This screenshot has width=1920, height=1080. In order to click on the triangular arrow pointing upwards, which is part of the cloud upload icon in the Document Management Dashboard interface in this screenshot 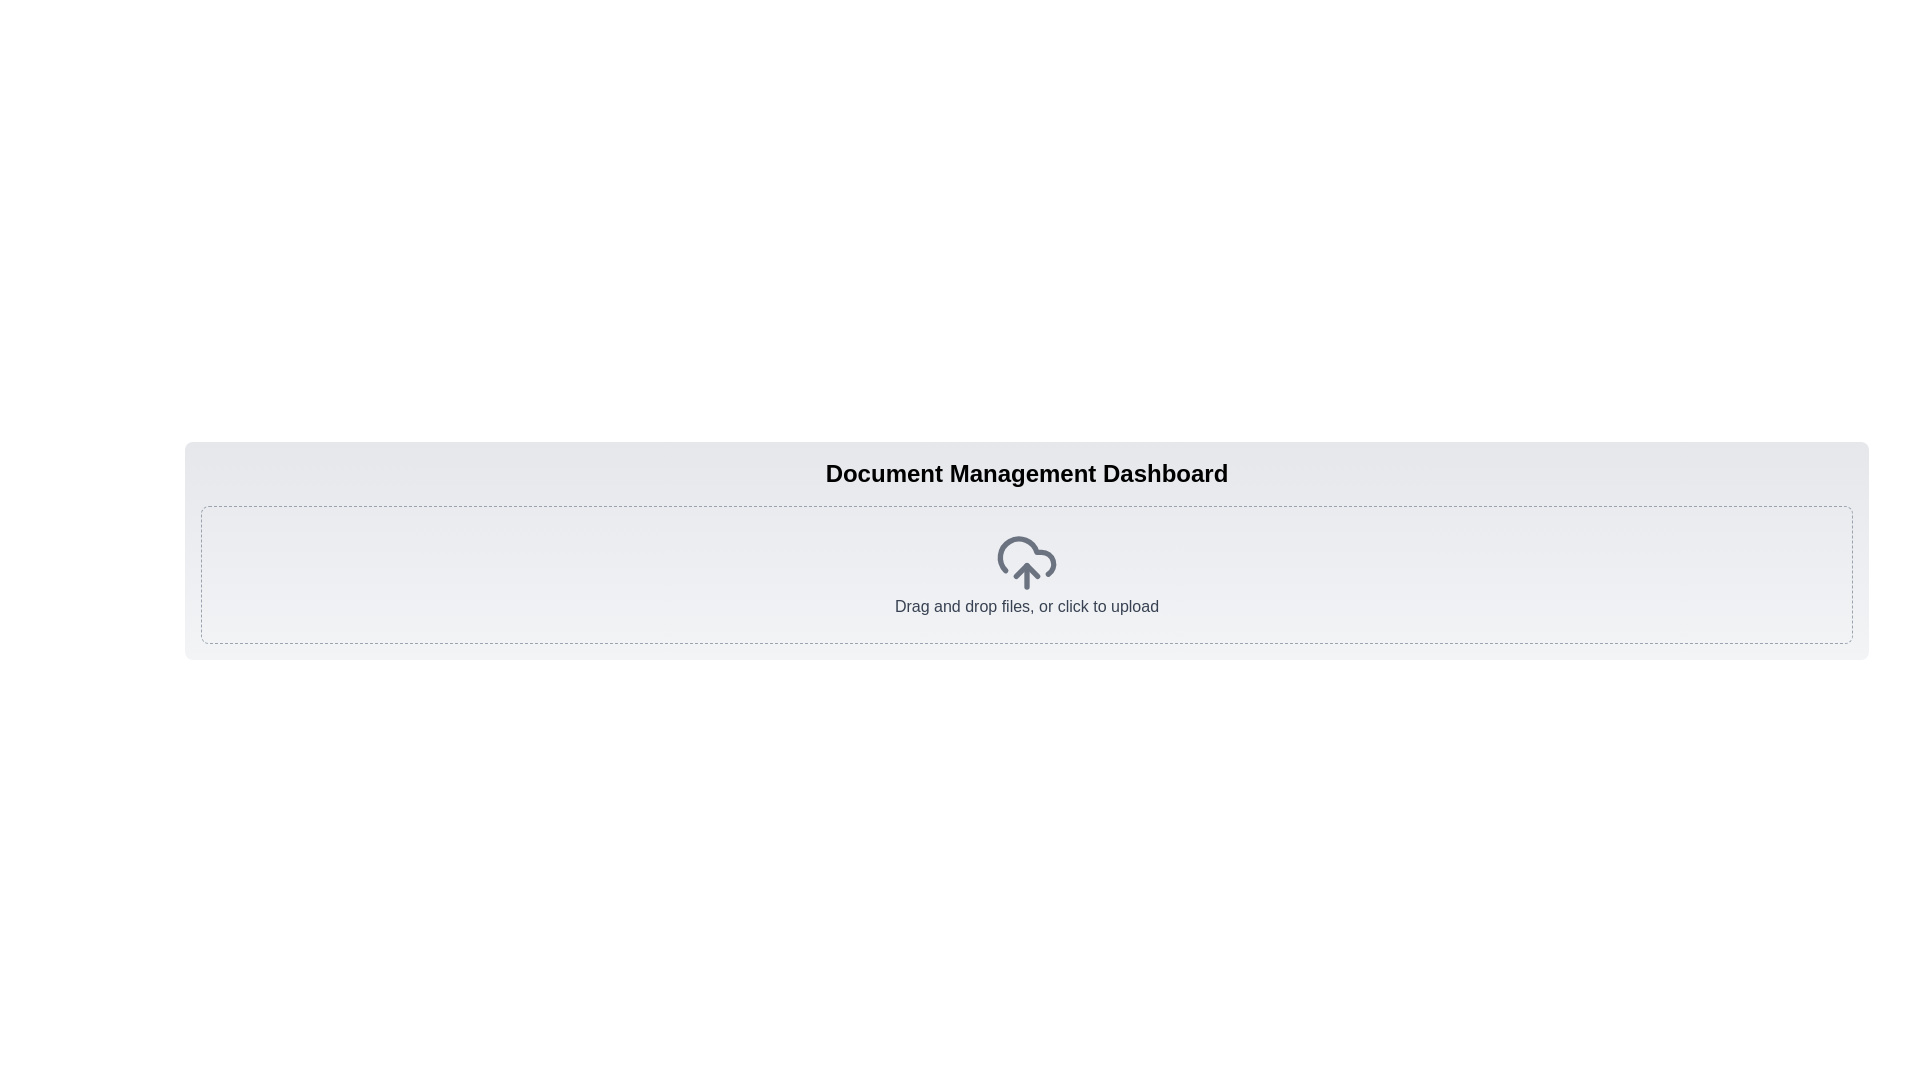, I will do `click(1027, 570)`.